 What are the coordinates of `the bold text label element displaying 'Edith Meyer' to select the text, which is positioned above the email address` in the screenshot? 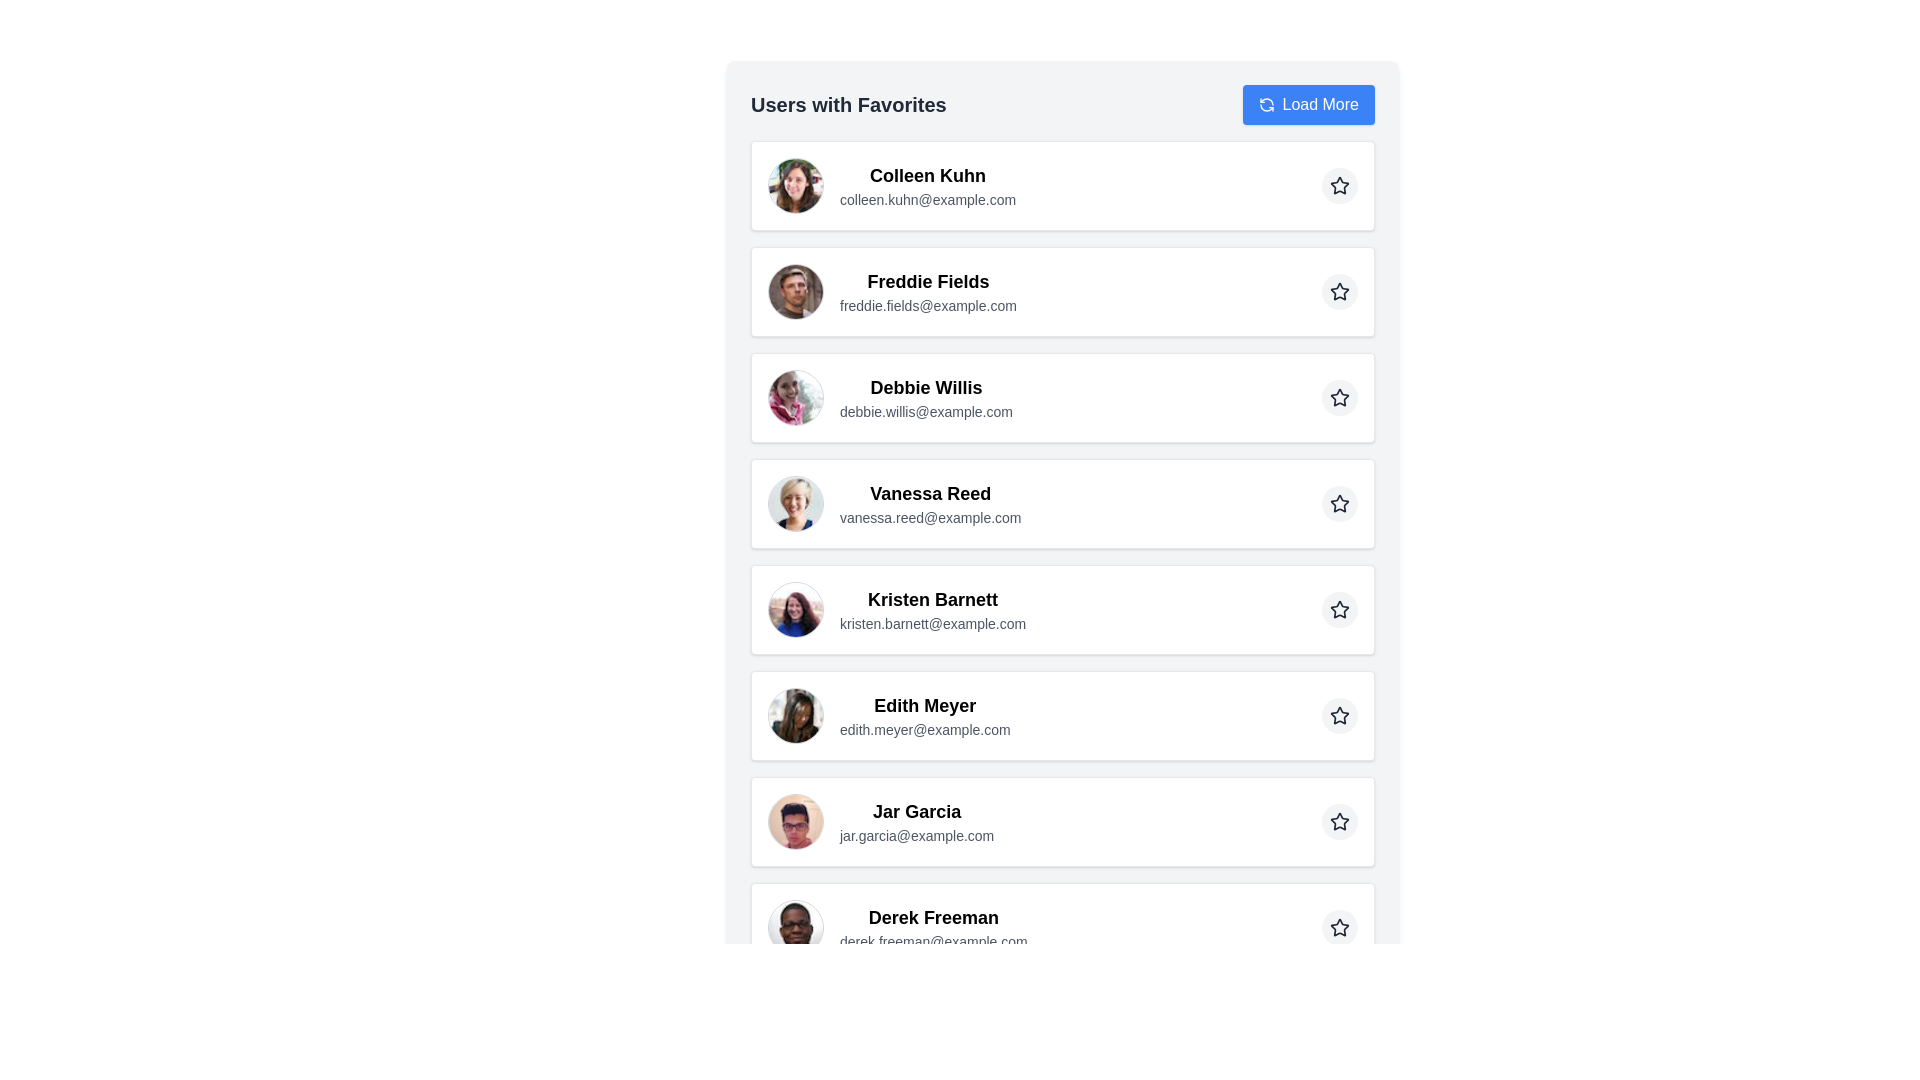 It's located at (924, 704).